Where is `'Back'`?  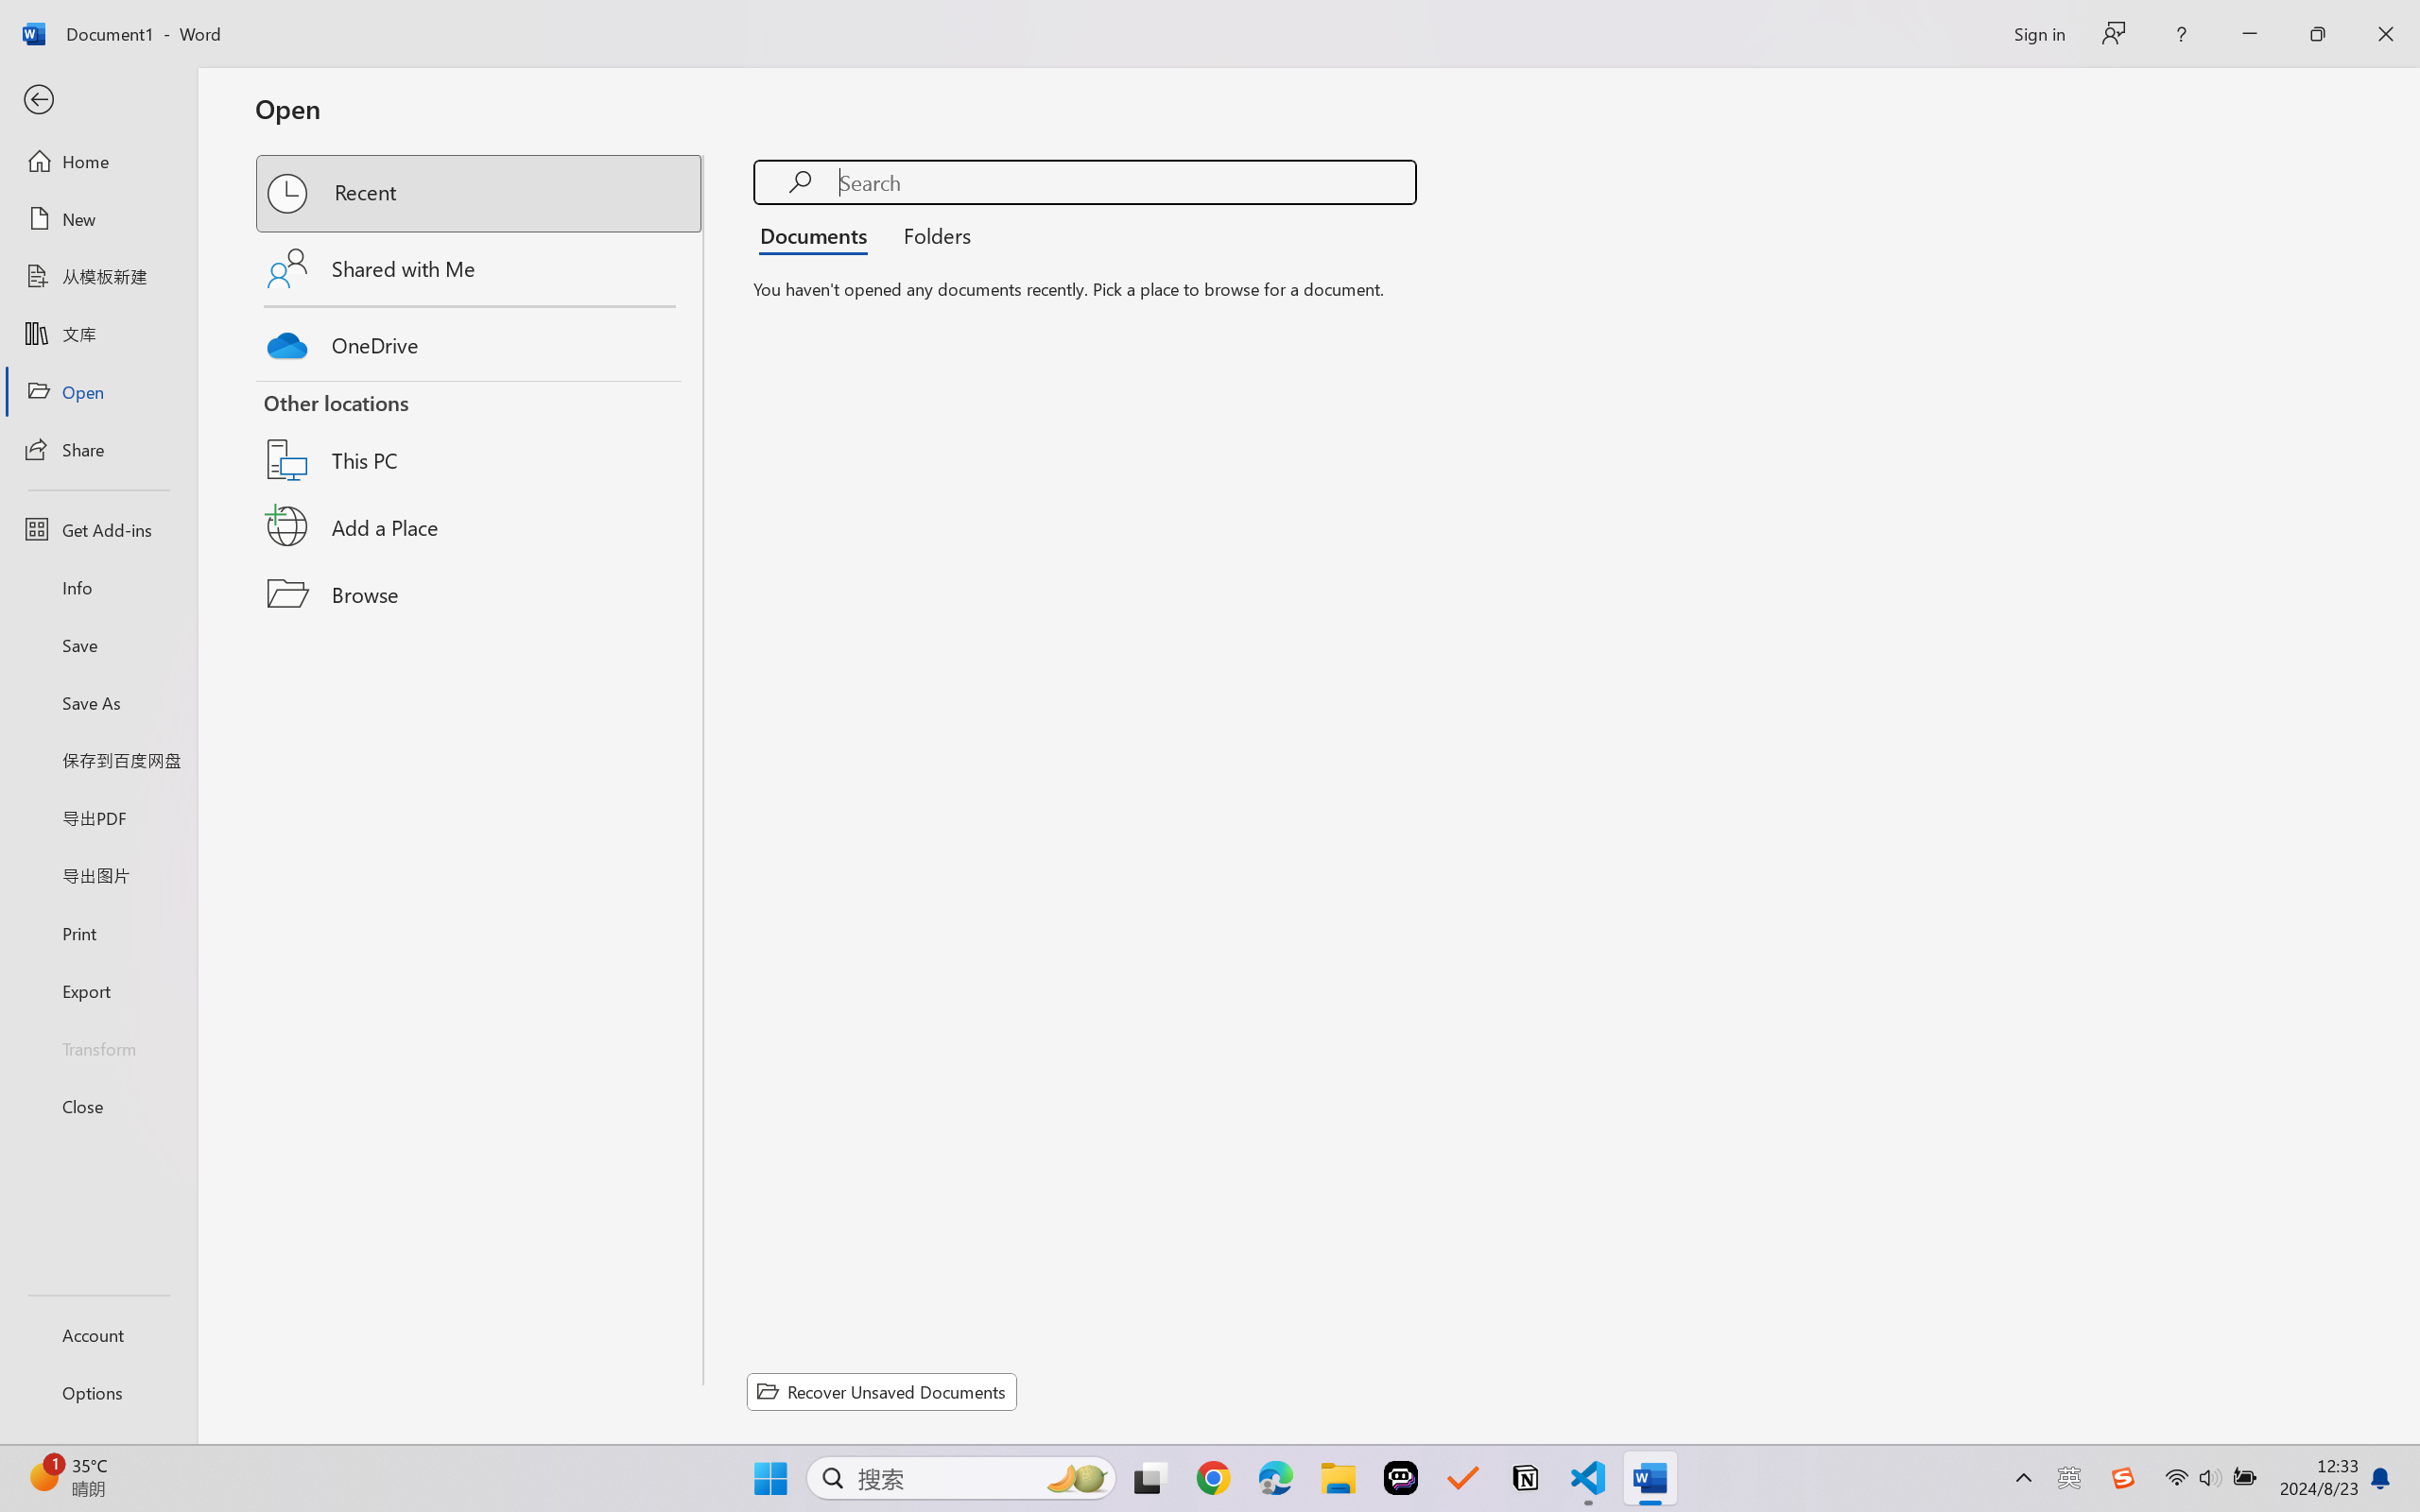 'Back' is located at coordinates (97, 100).